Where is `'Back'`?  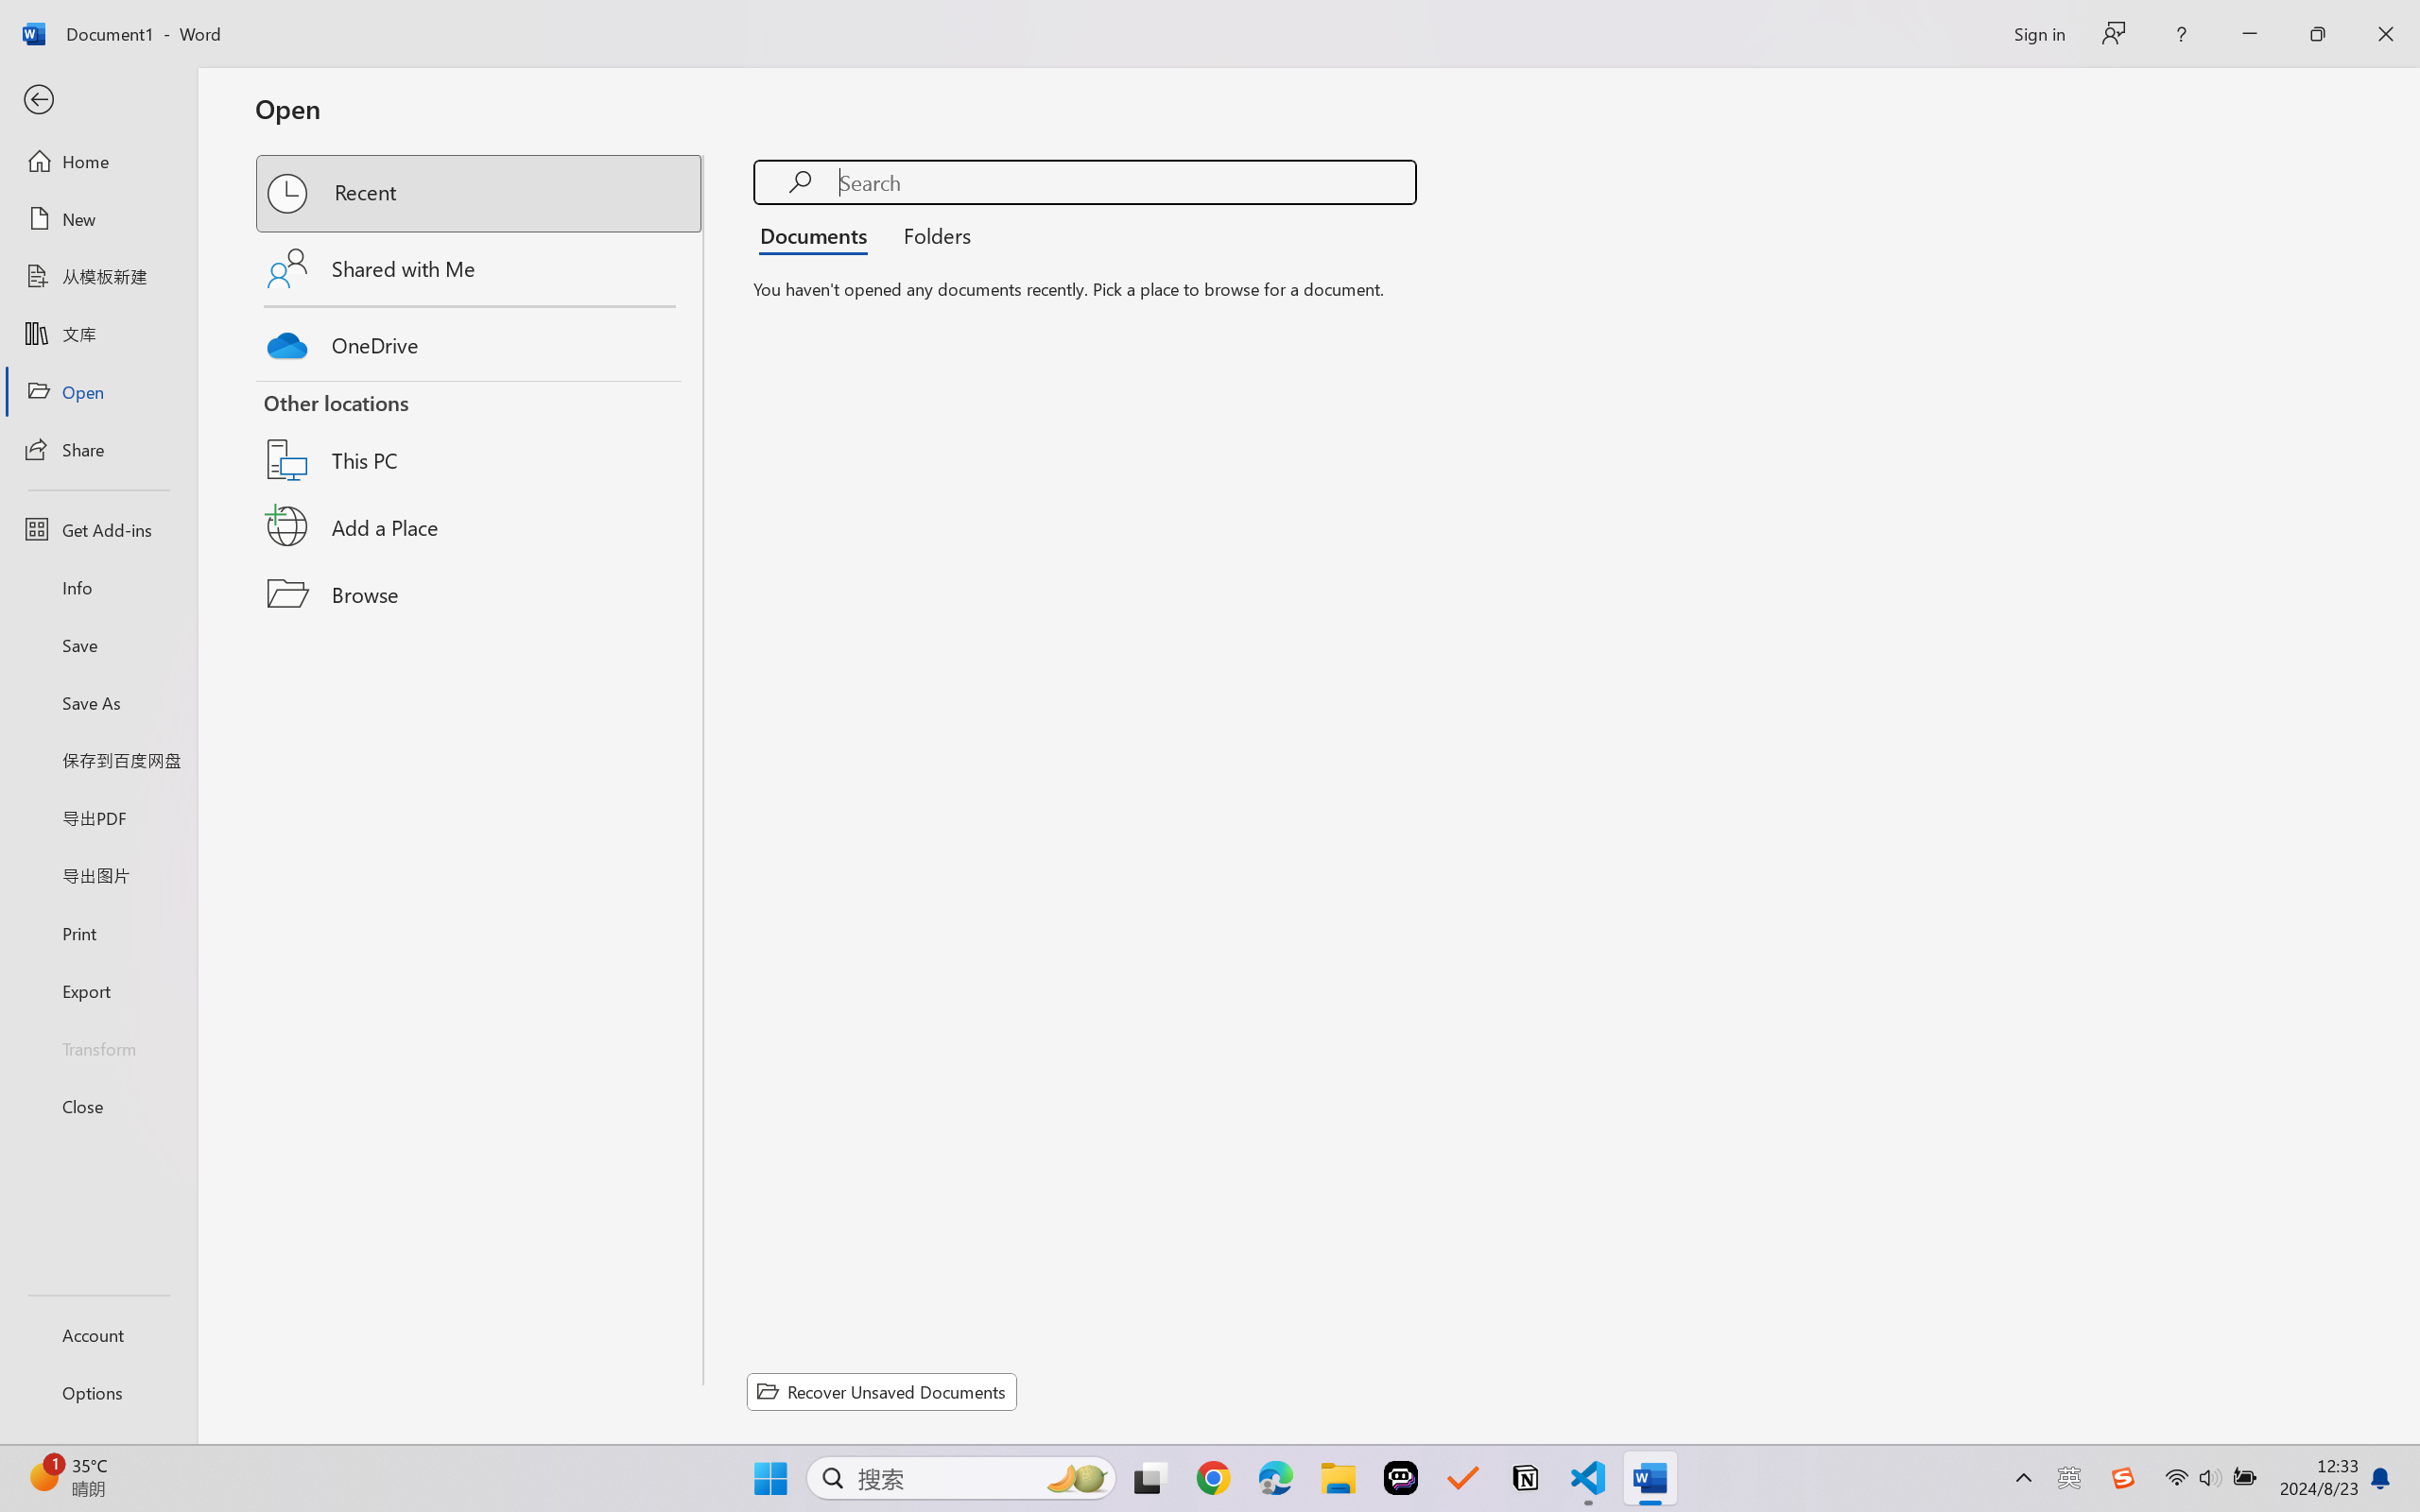 'Back' is located at coordinates (97, 100).